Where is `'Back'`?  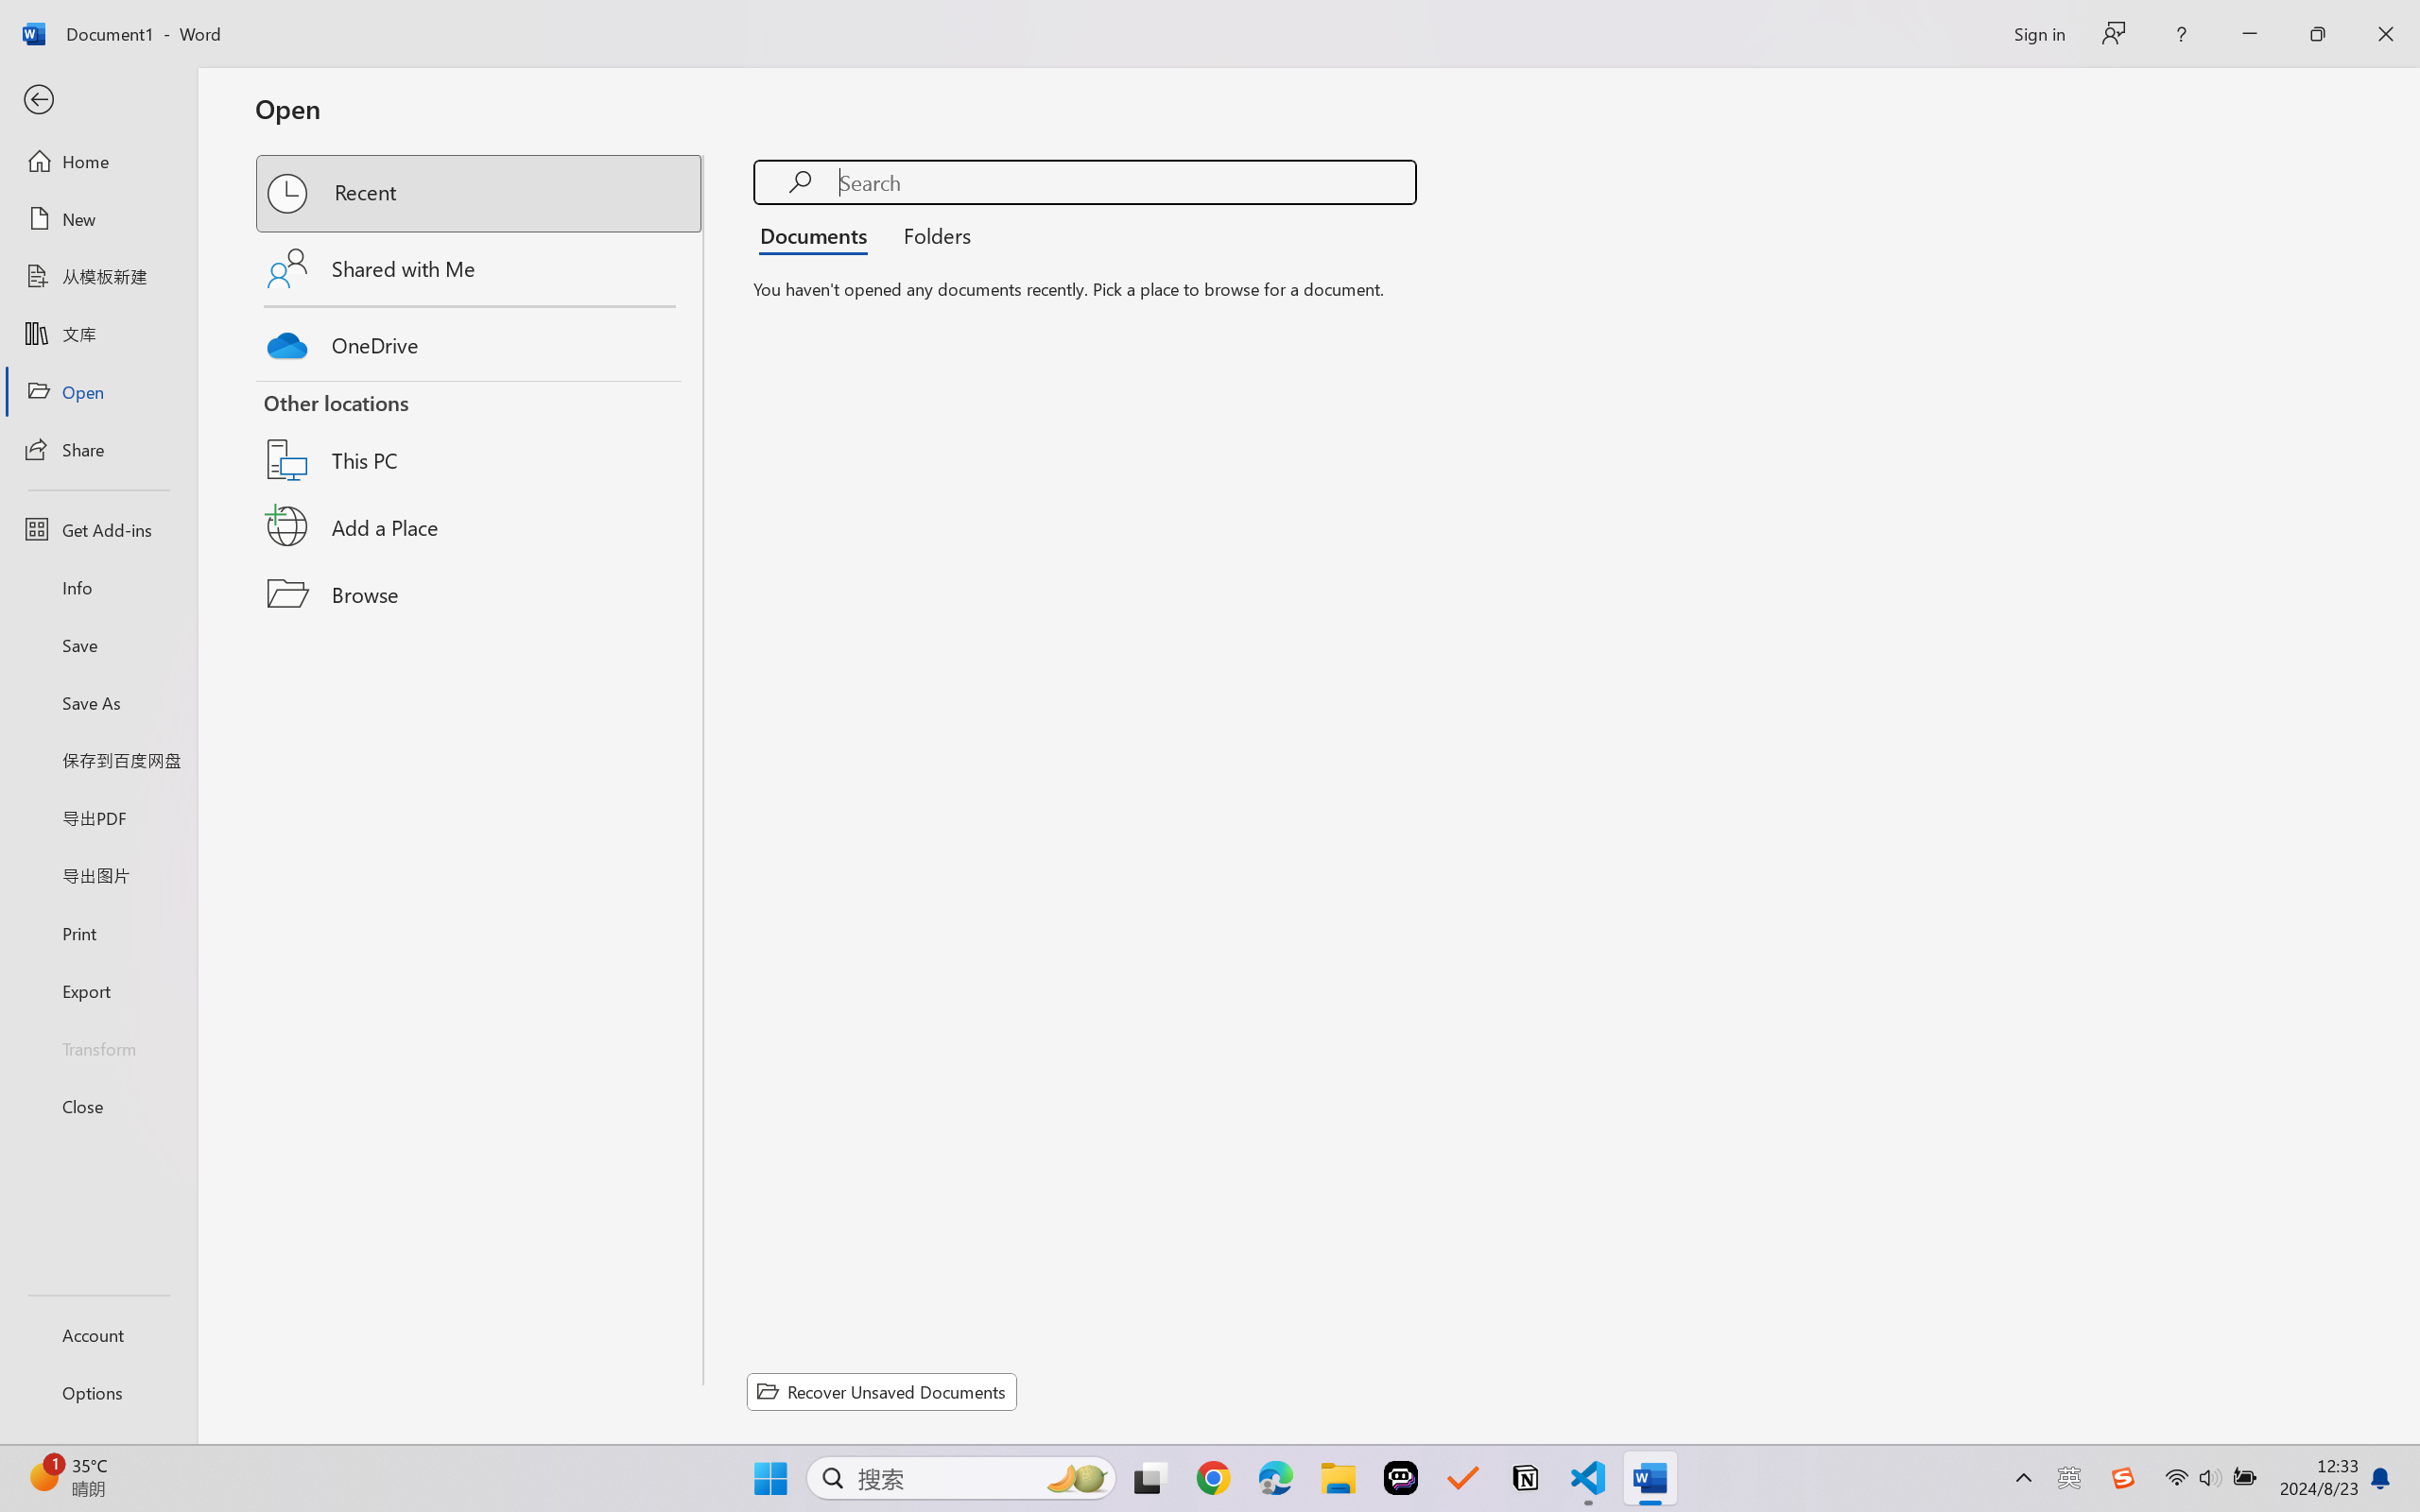 'Back' is located at coordinates (97, 100).